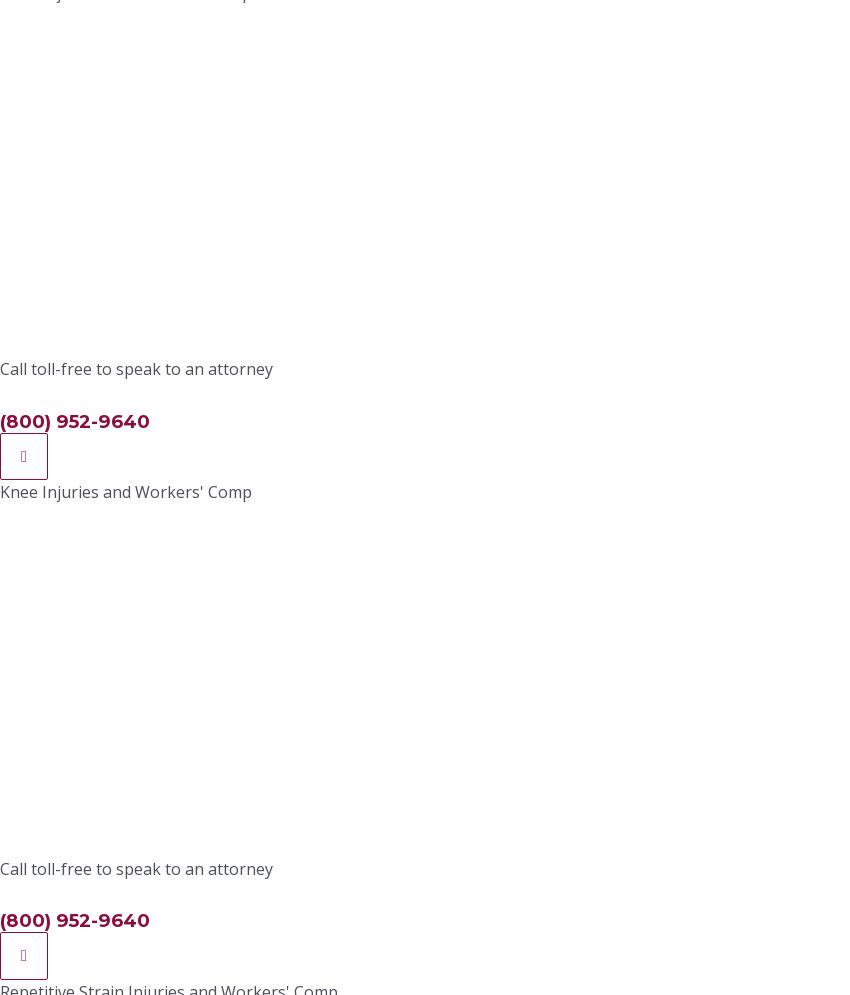 This screenshot has width=850, height=995. What do you see at coordinates (598, 583) in the screenshot?
I see `'Benzene Exposure'` at bounding box center [598, 583].